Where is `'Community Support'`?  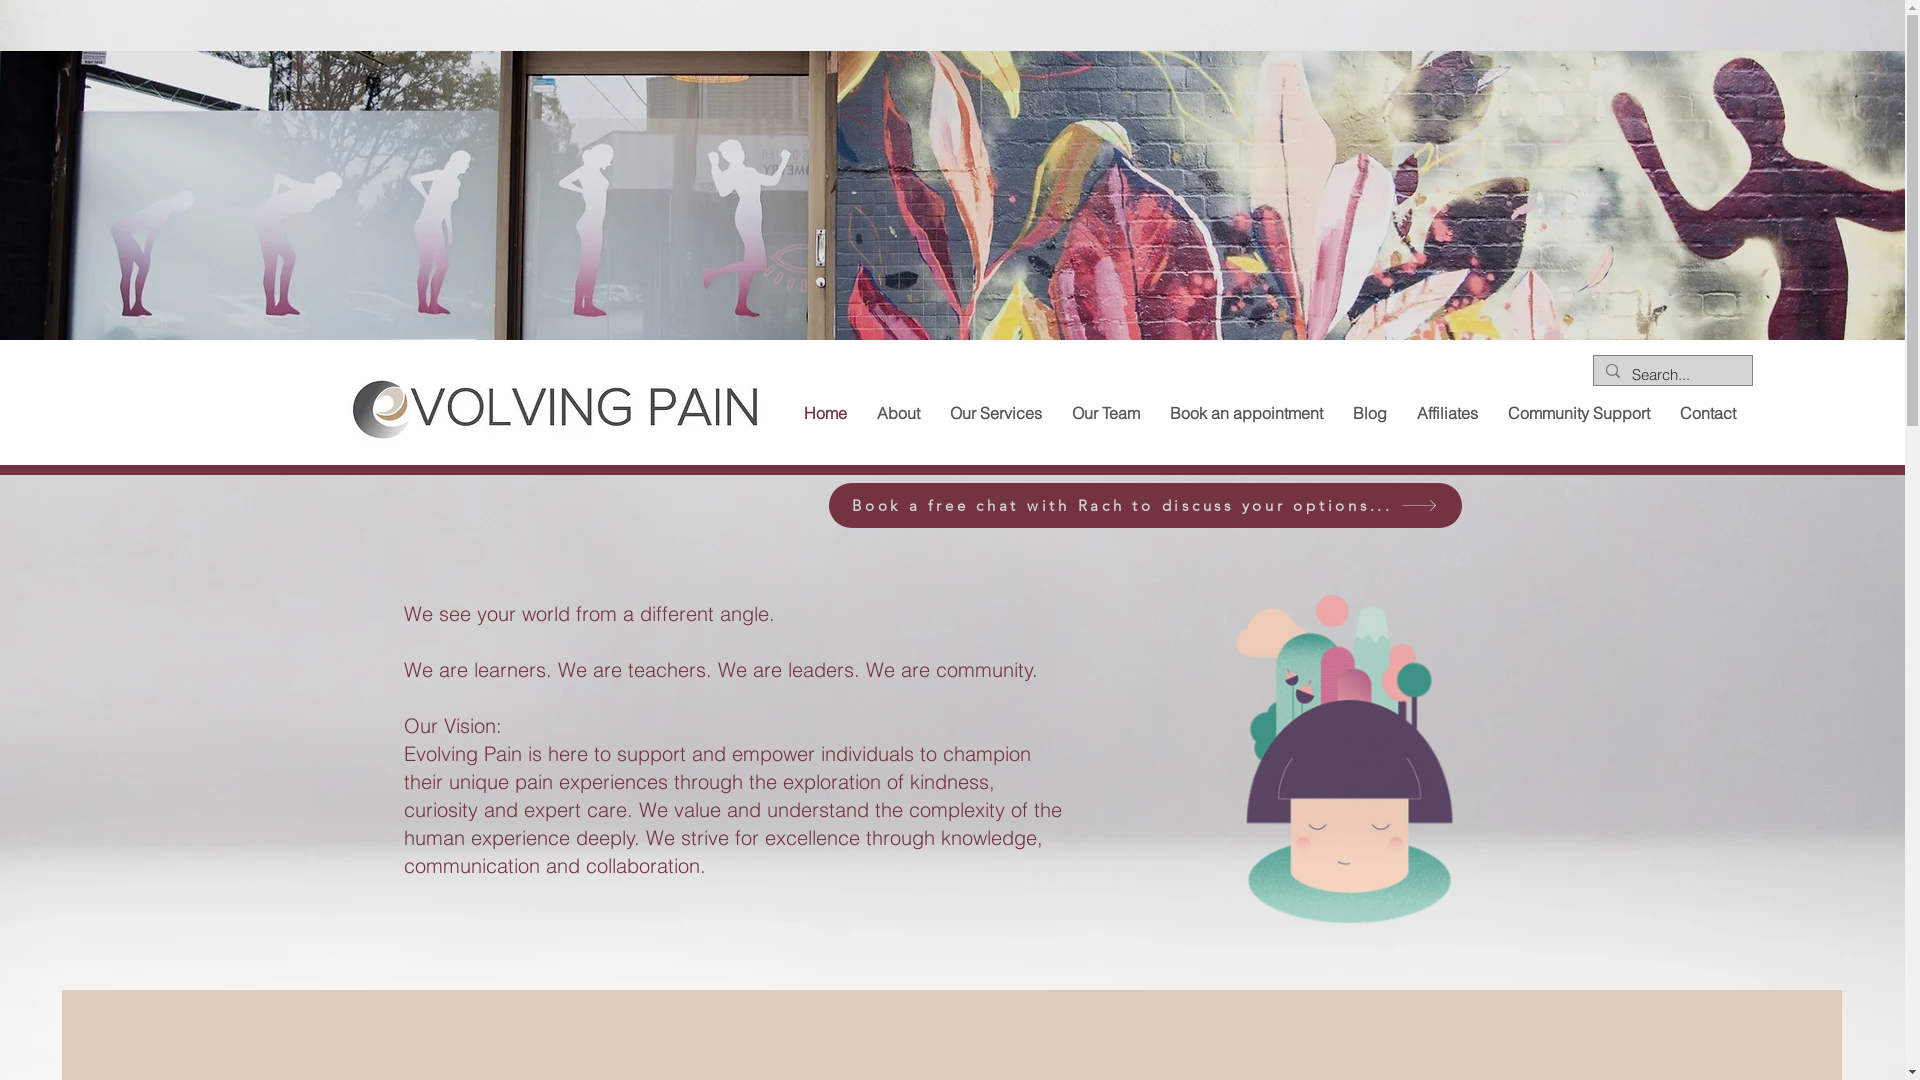 'Community Support' is located at coordinates (1577, 412).